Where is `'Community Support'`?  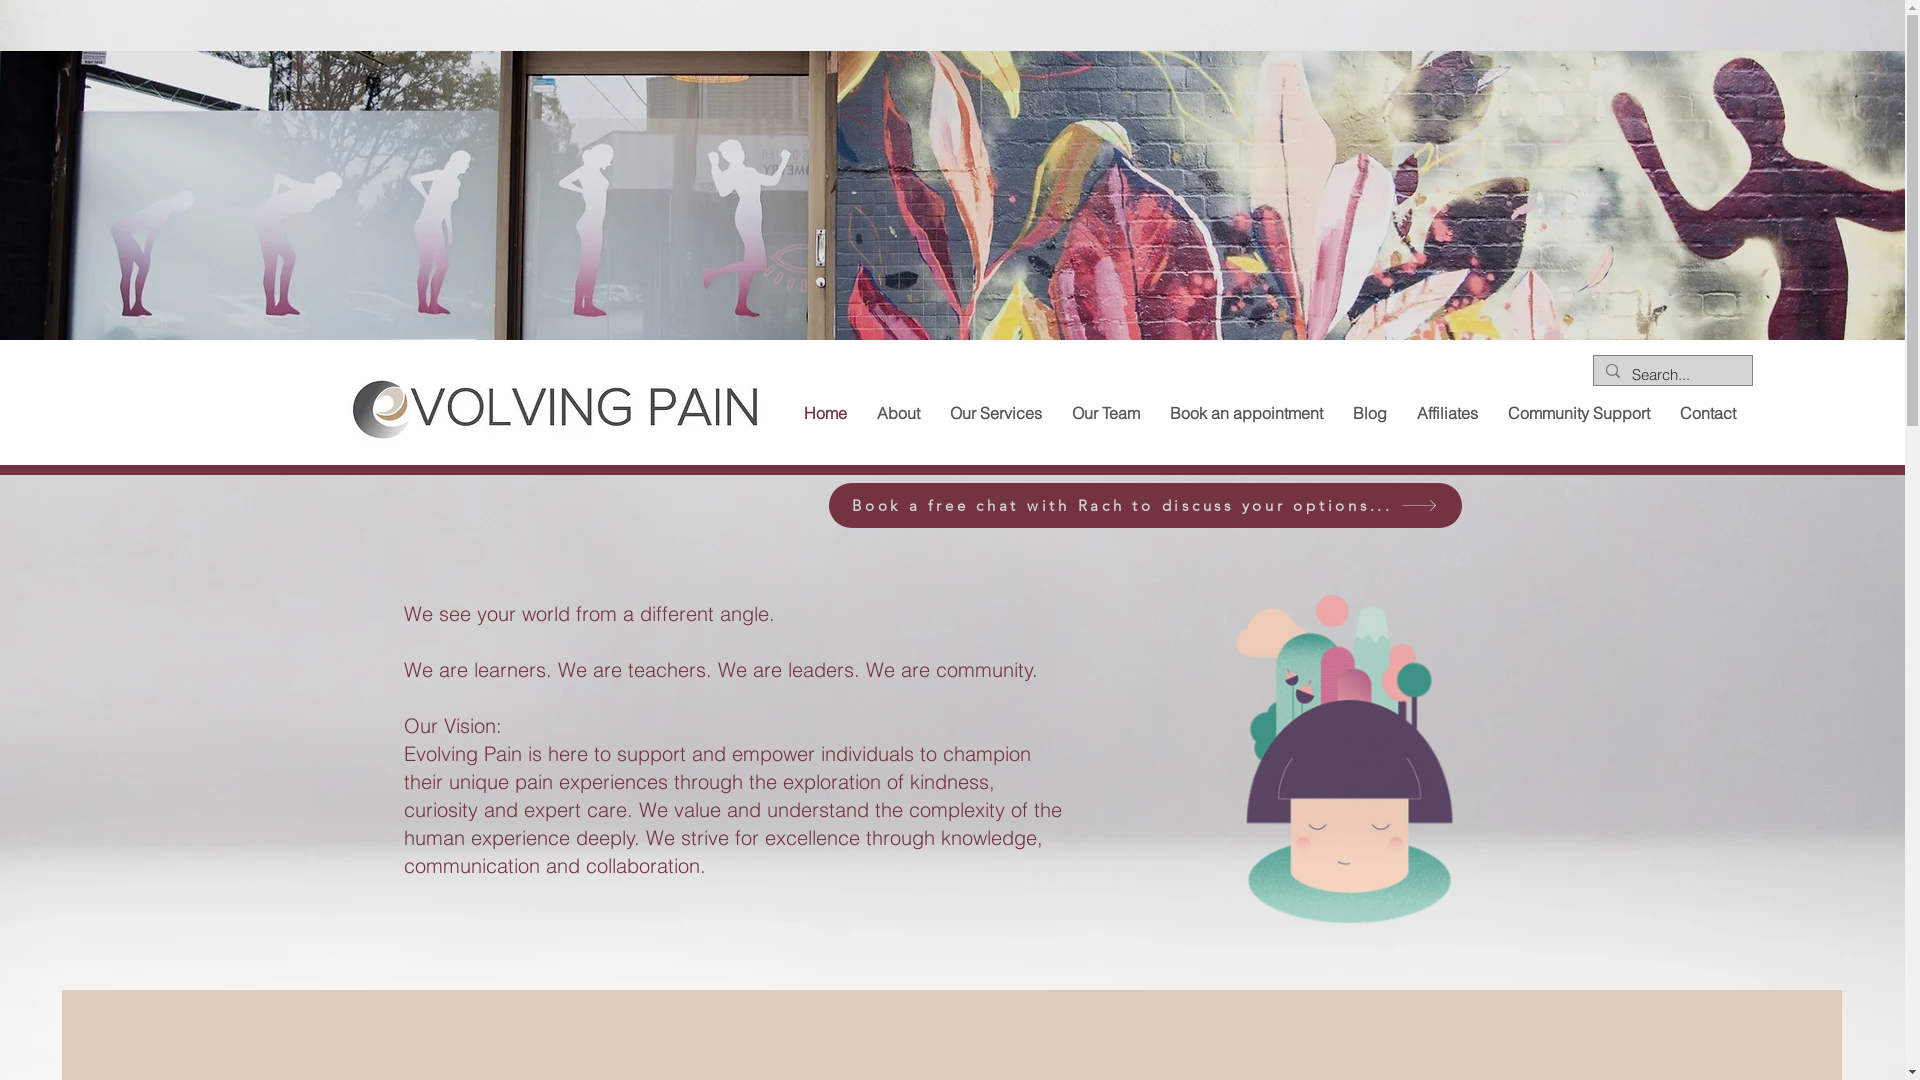 'Community Support' is located at coordinates (1577, 412).